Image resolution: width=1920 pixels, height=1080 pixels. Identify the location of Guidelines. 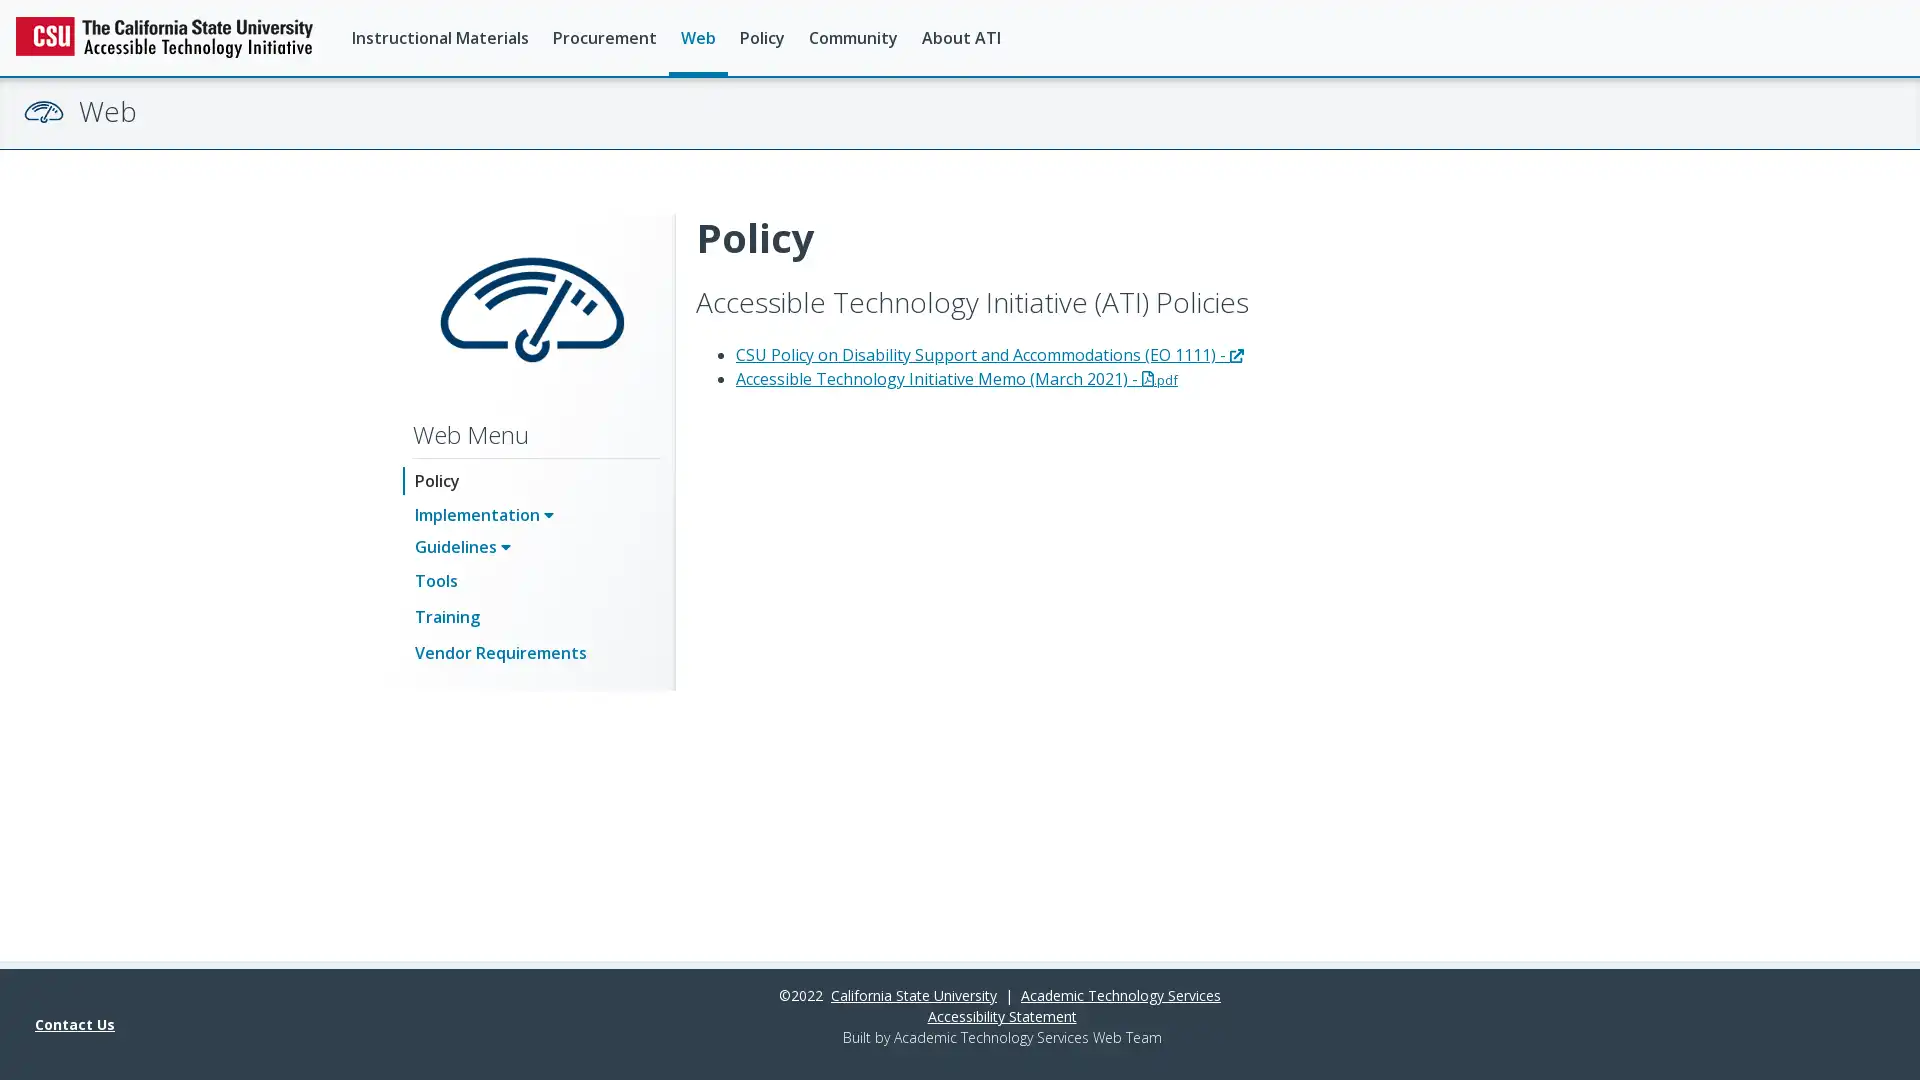
(461, 546).